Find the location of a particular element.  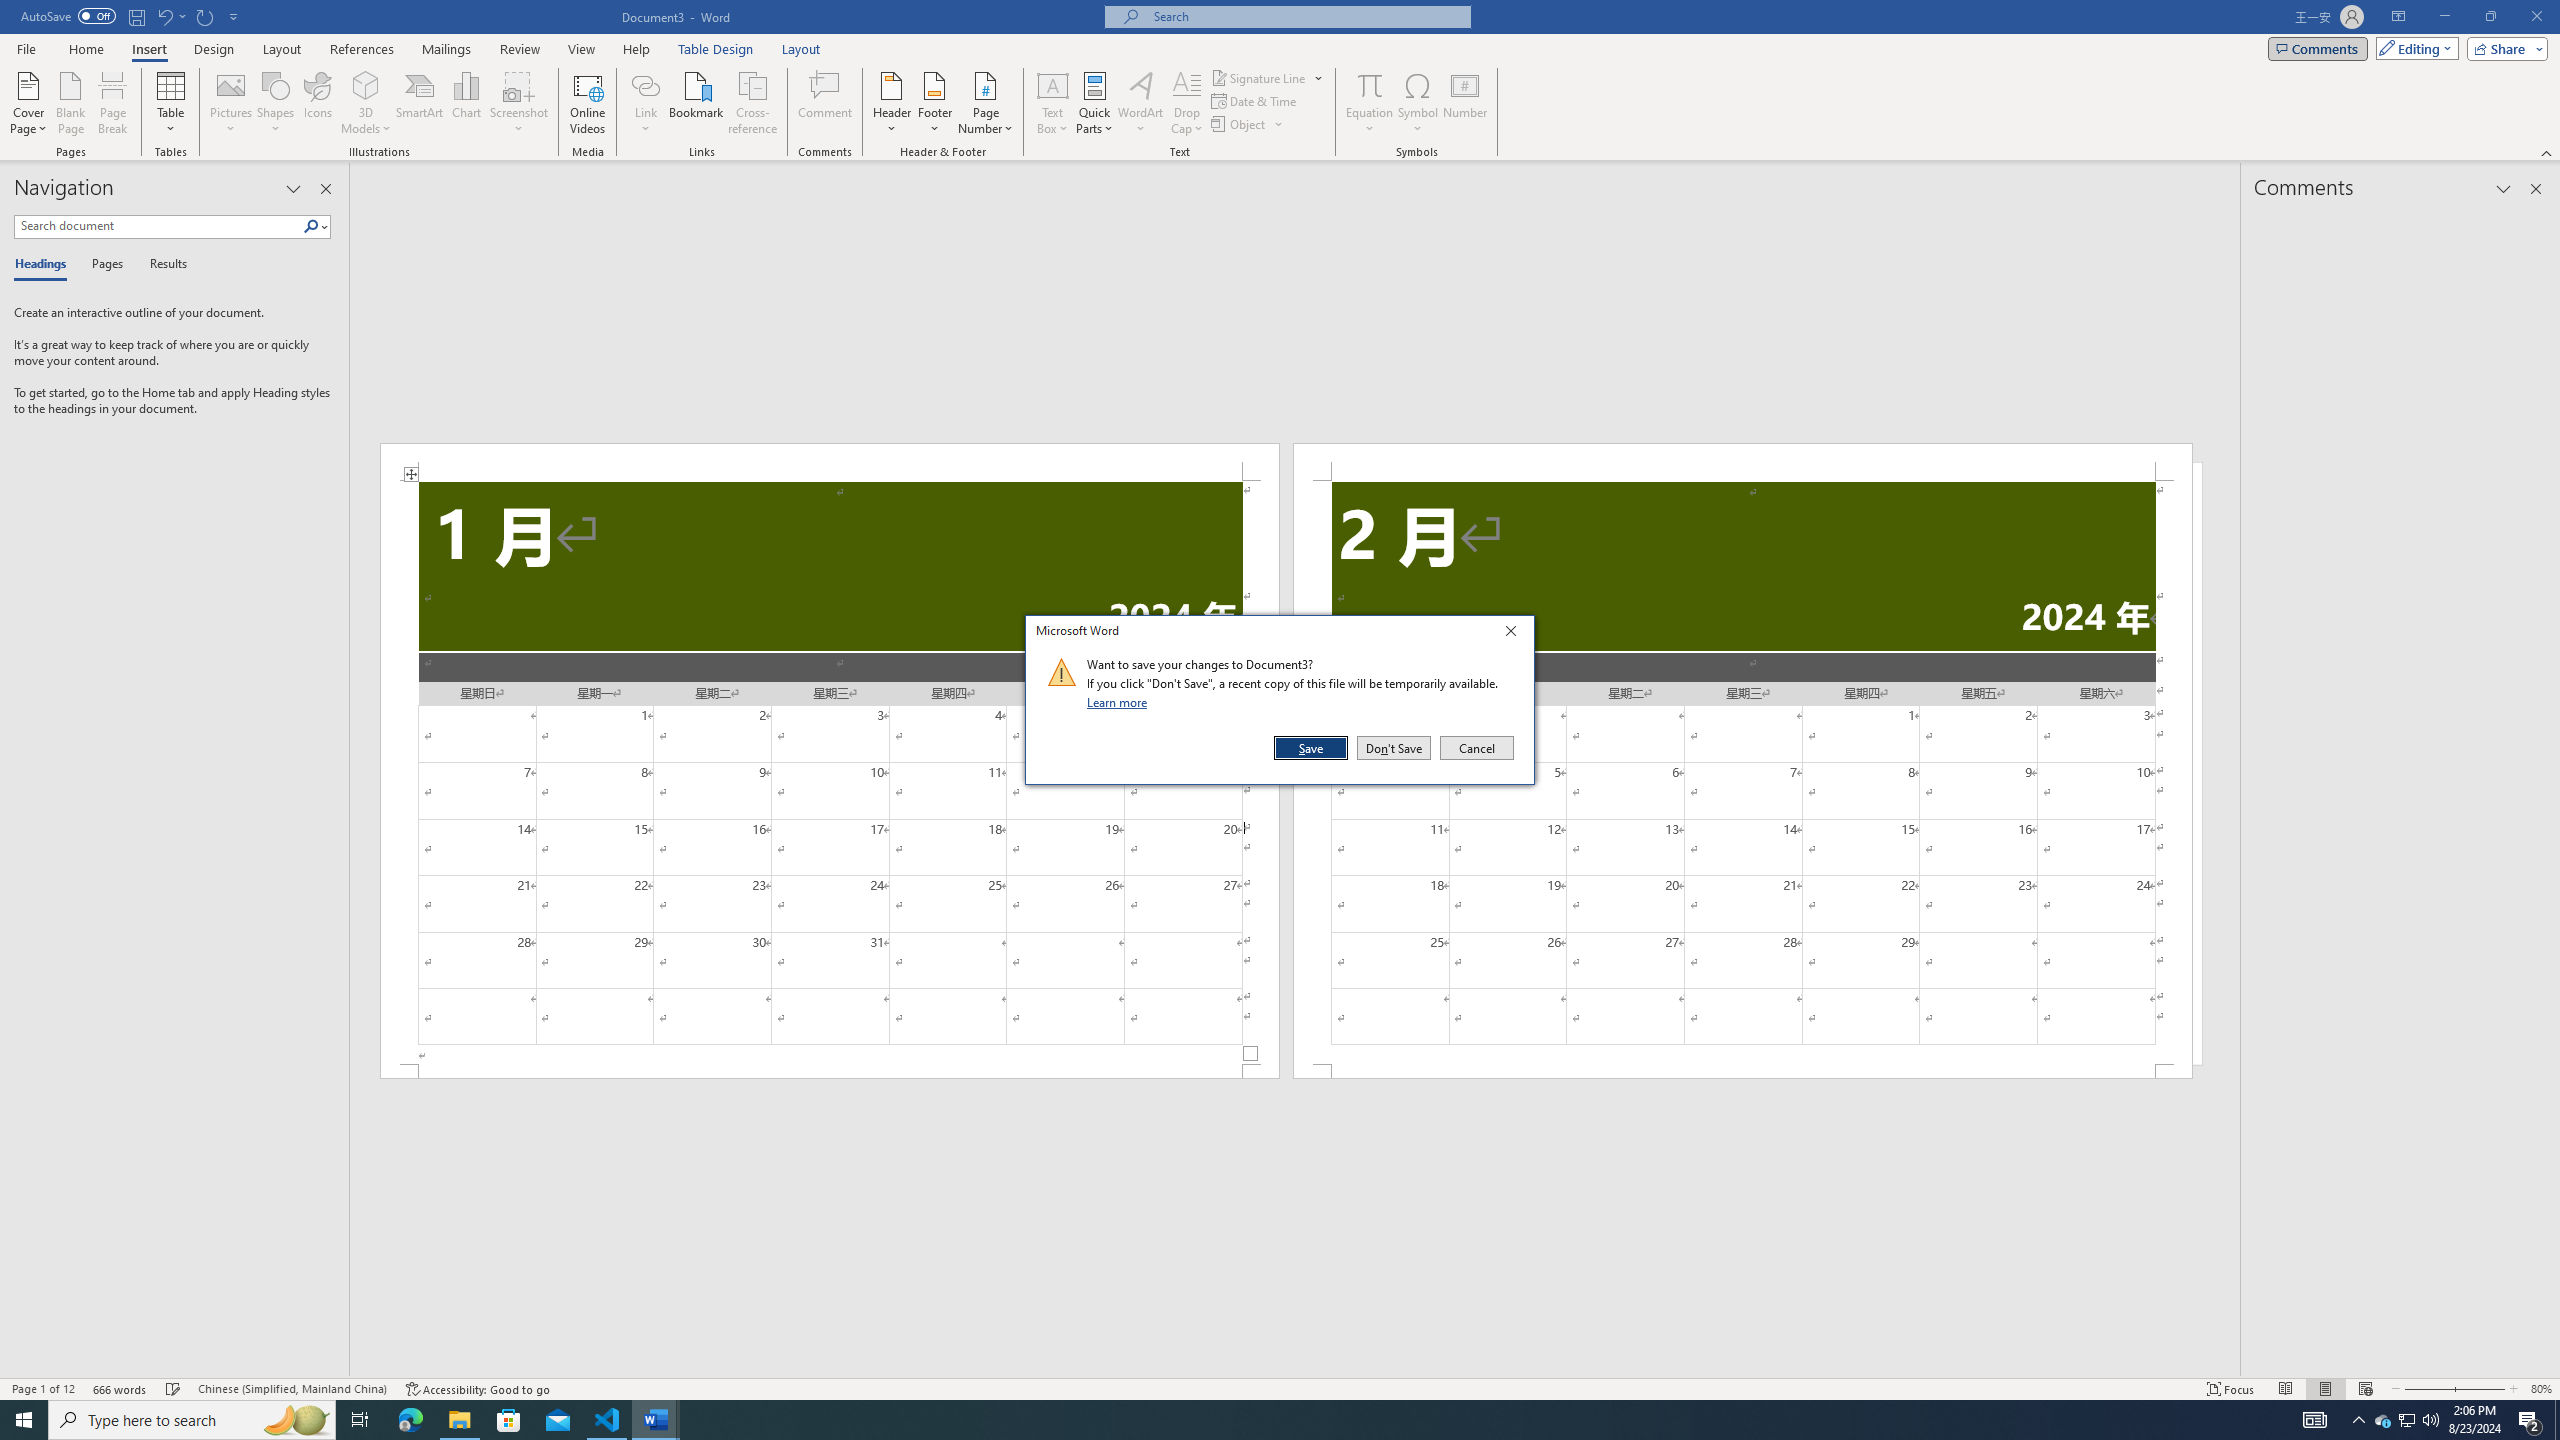

'Type here to search' is located at coordinates (191, 1418).